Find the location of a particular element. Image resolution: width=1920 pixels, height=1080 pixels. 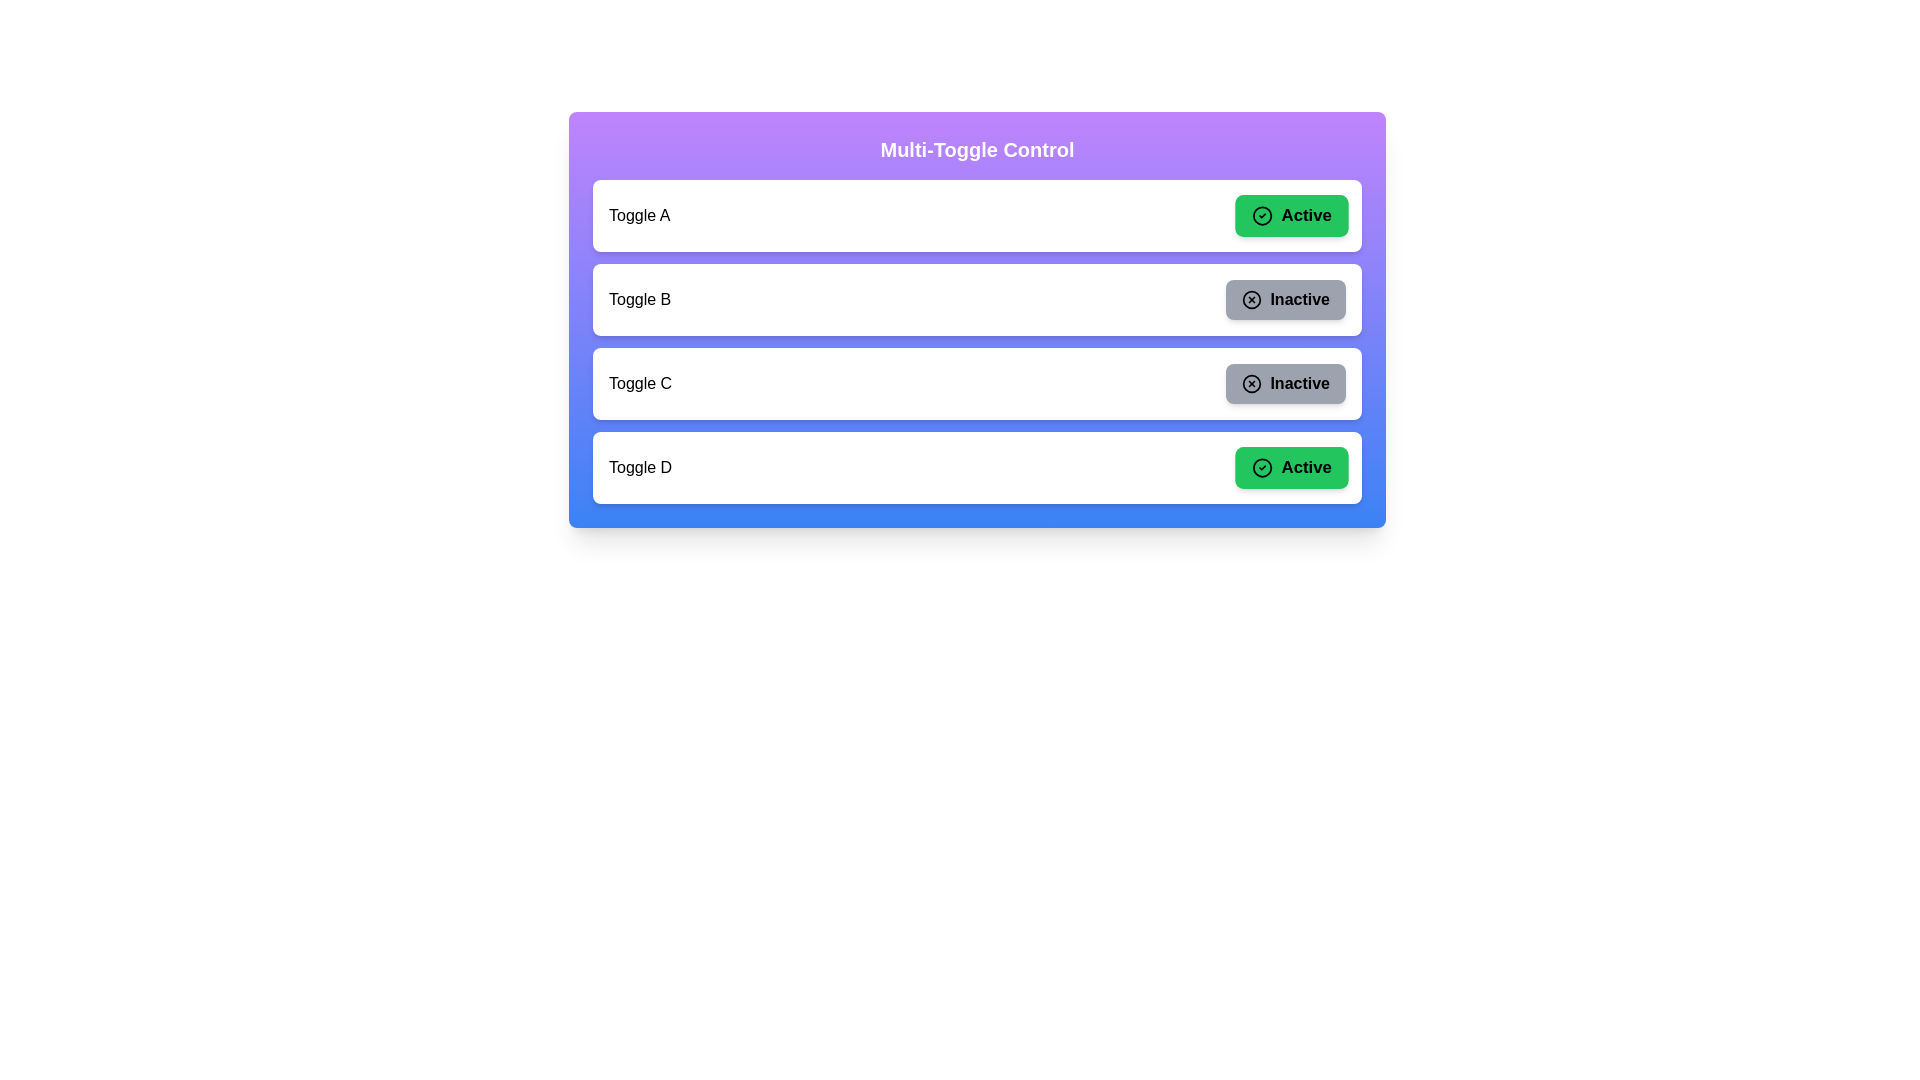

the 'Active' toggle button located next to the label 'Toggle D' is located at coordinates (1291, 467).